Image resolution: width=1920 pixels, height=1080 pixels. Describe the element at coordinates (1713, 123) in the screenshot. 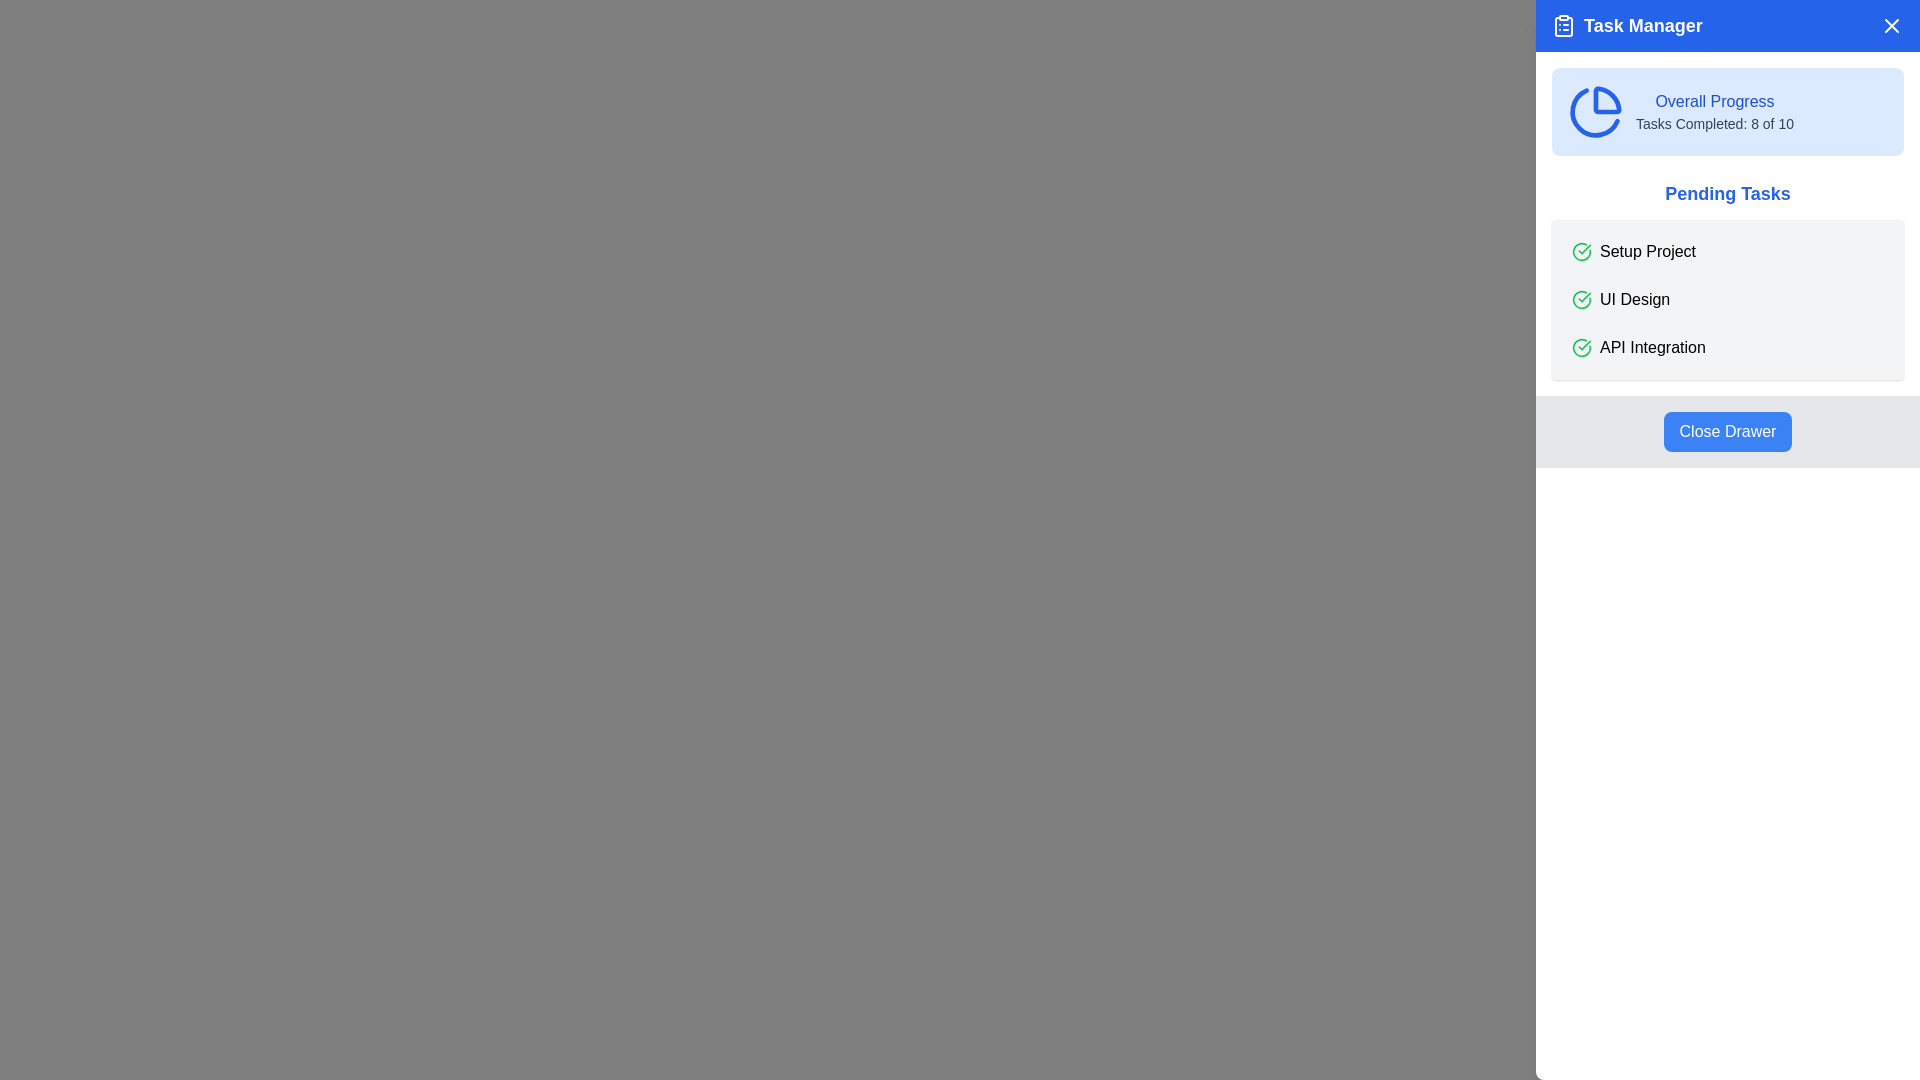

I see `the static text label UI component that displays progress information, located in the upper-right corner of the interface below the 'Overall Progress' title` at that location.